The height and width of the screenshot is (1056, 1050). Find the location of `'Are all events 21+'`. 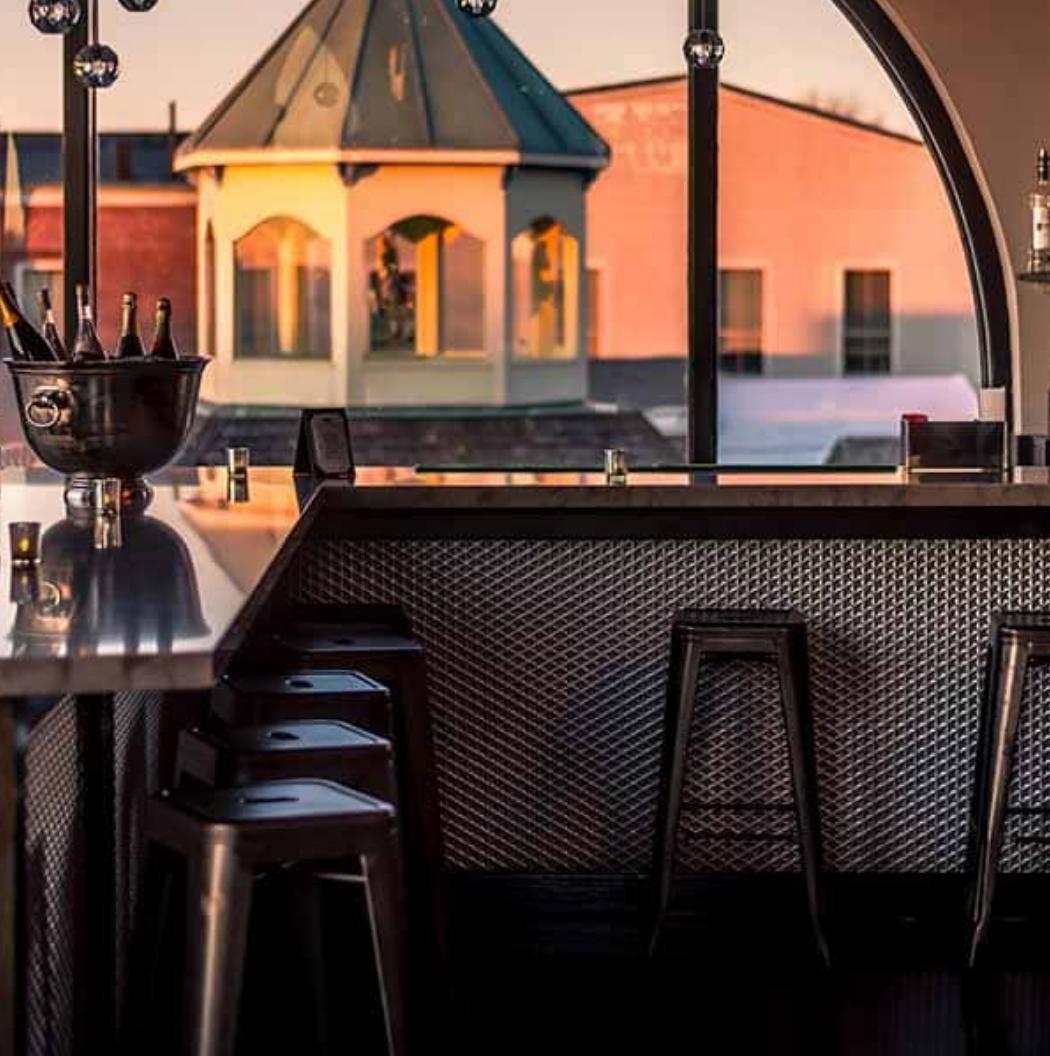

'Are all events 21+' is located at coordinates (203, 534).